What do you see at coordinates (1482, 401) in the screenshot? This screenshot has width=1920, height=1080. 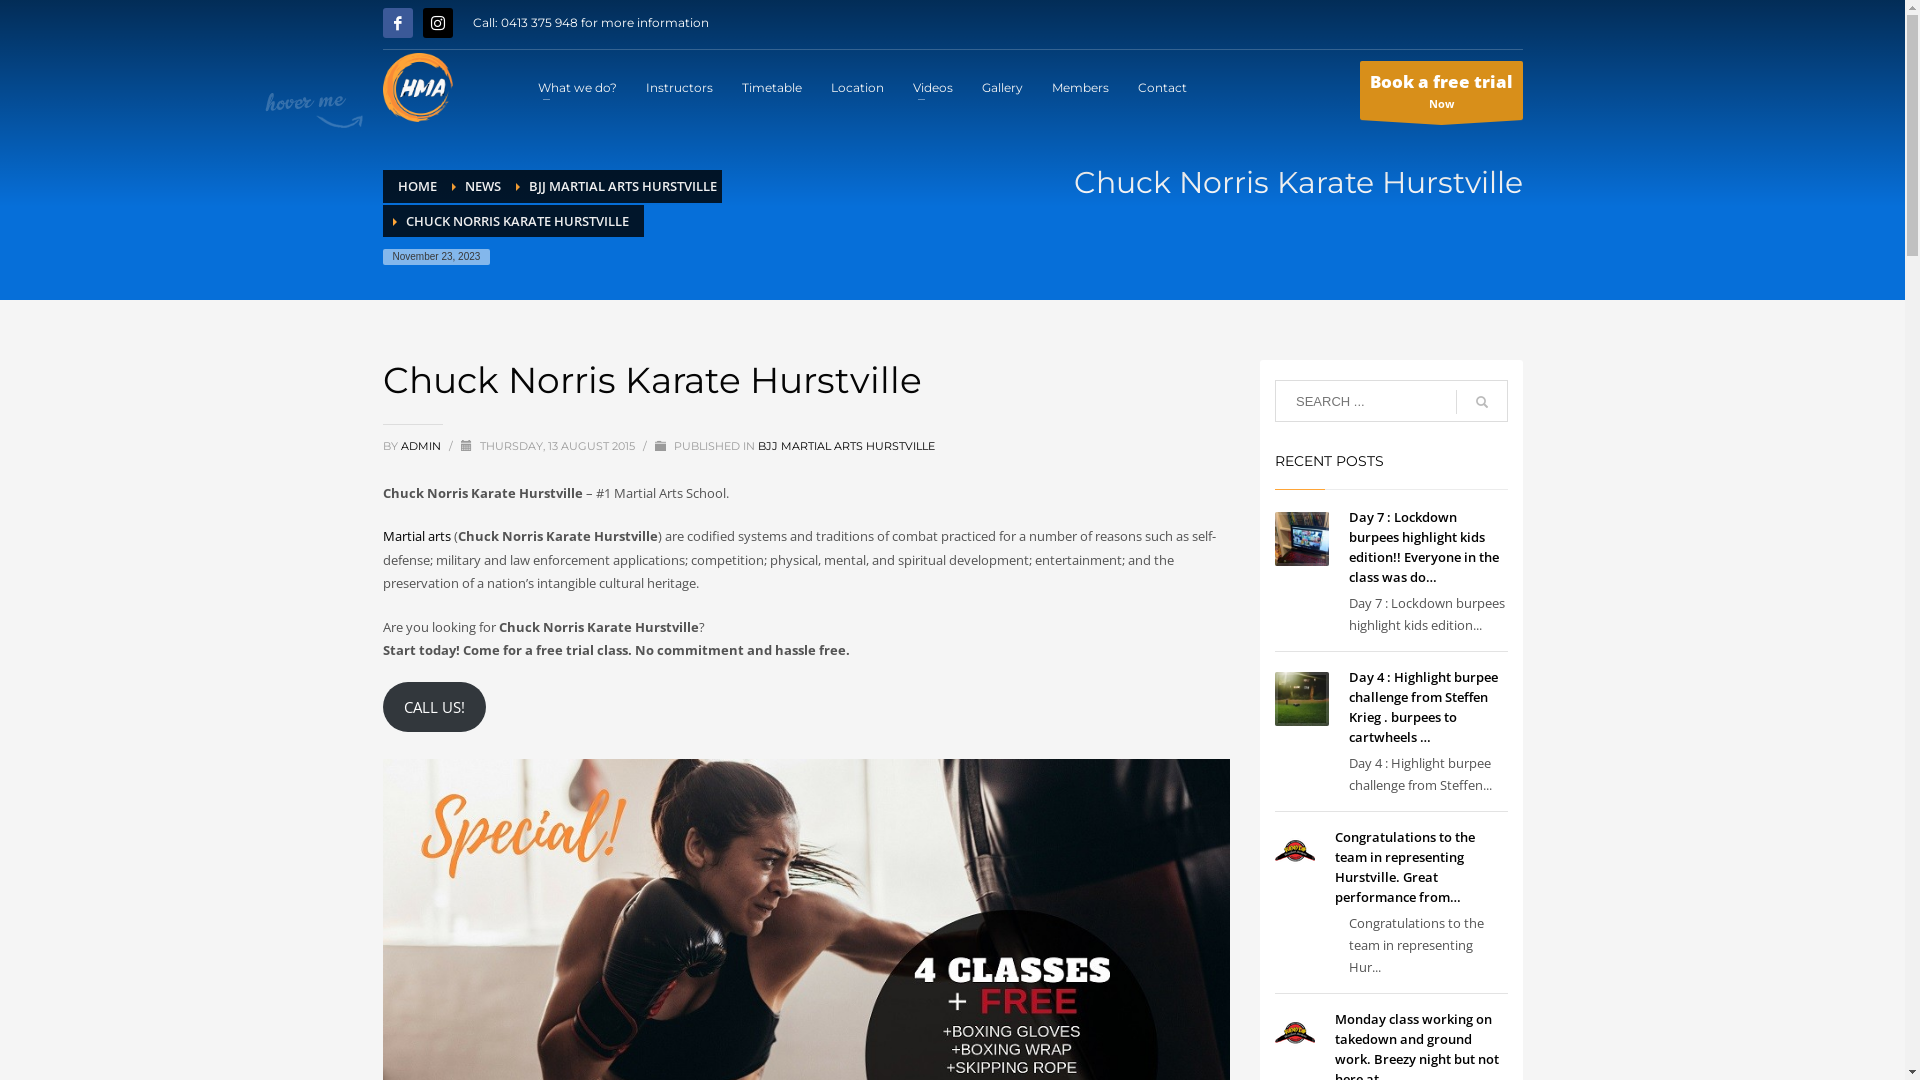 I see `'go'` at bounding box center [1482, 401].